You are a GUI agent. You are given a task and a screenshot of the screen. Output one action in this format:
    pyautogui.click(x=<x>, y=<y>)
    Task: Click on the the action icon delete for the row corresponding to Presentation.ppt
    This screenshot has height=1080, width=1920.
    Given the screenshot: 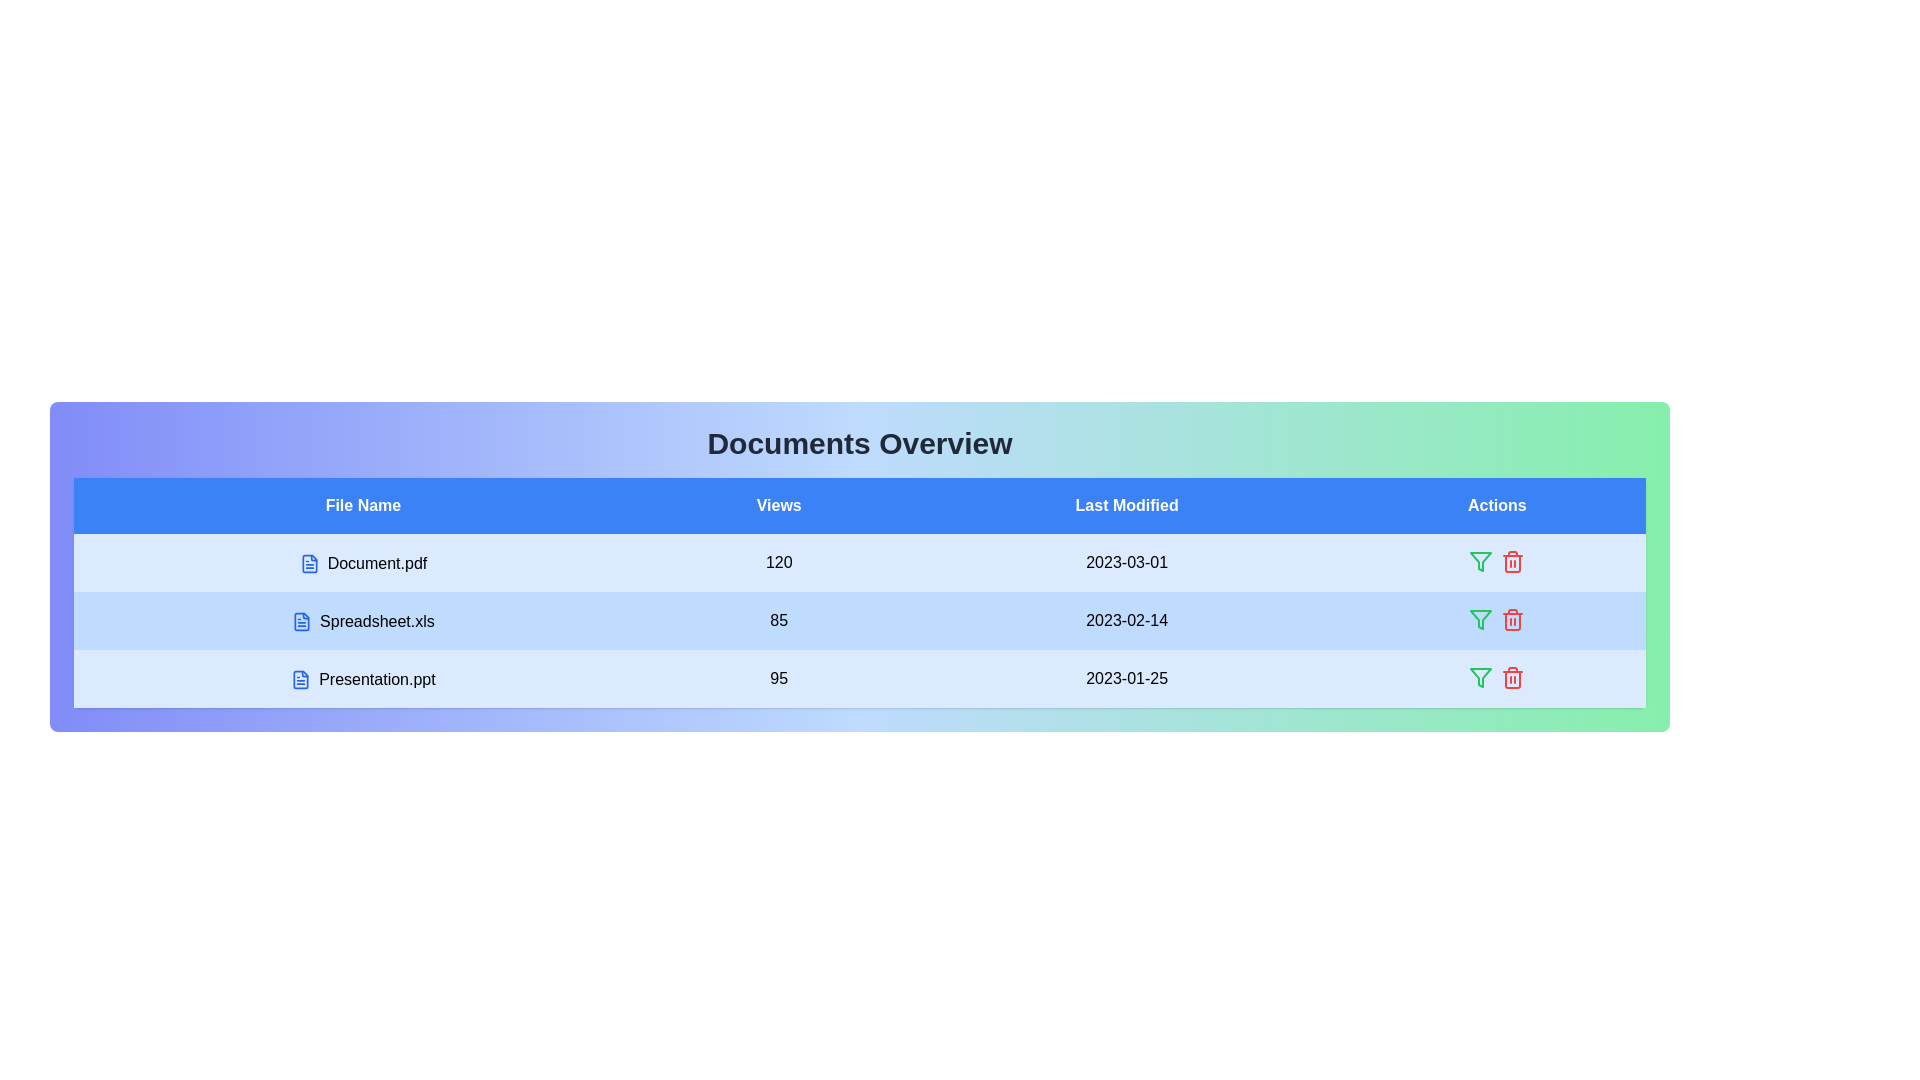 What is the action you would take?
    pyautogui.click(x=1512, y=677)
    